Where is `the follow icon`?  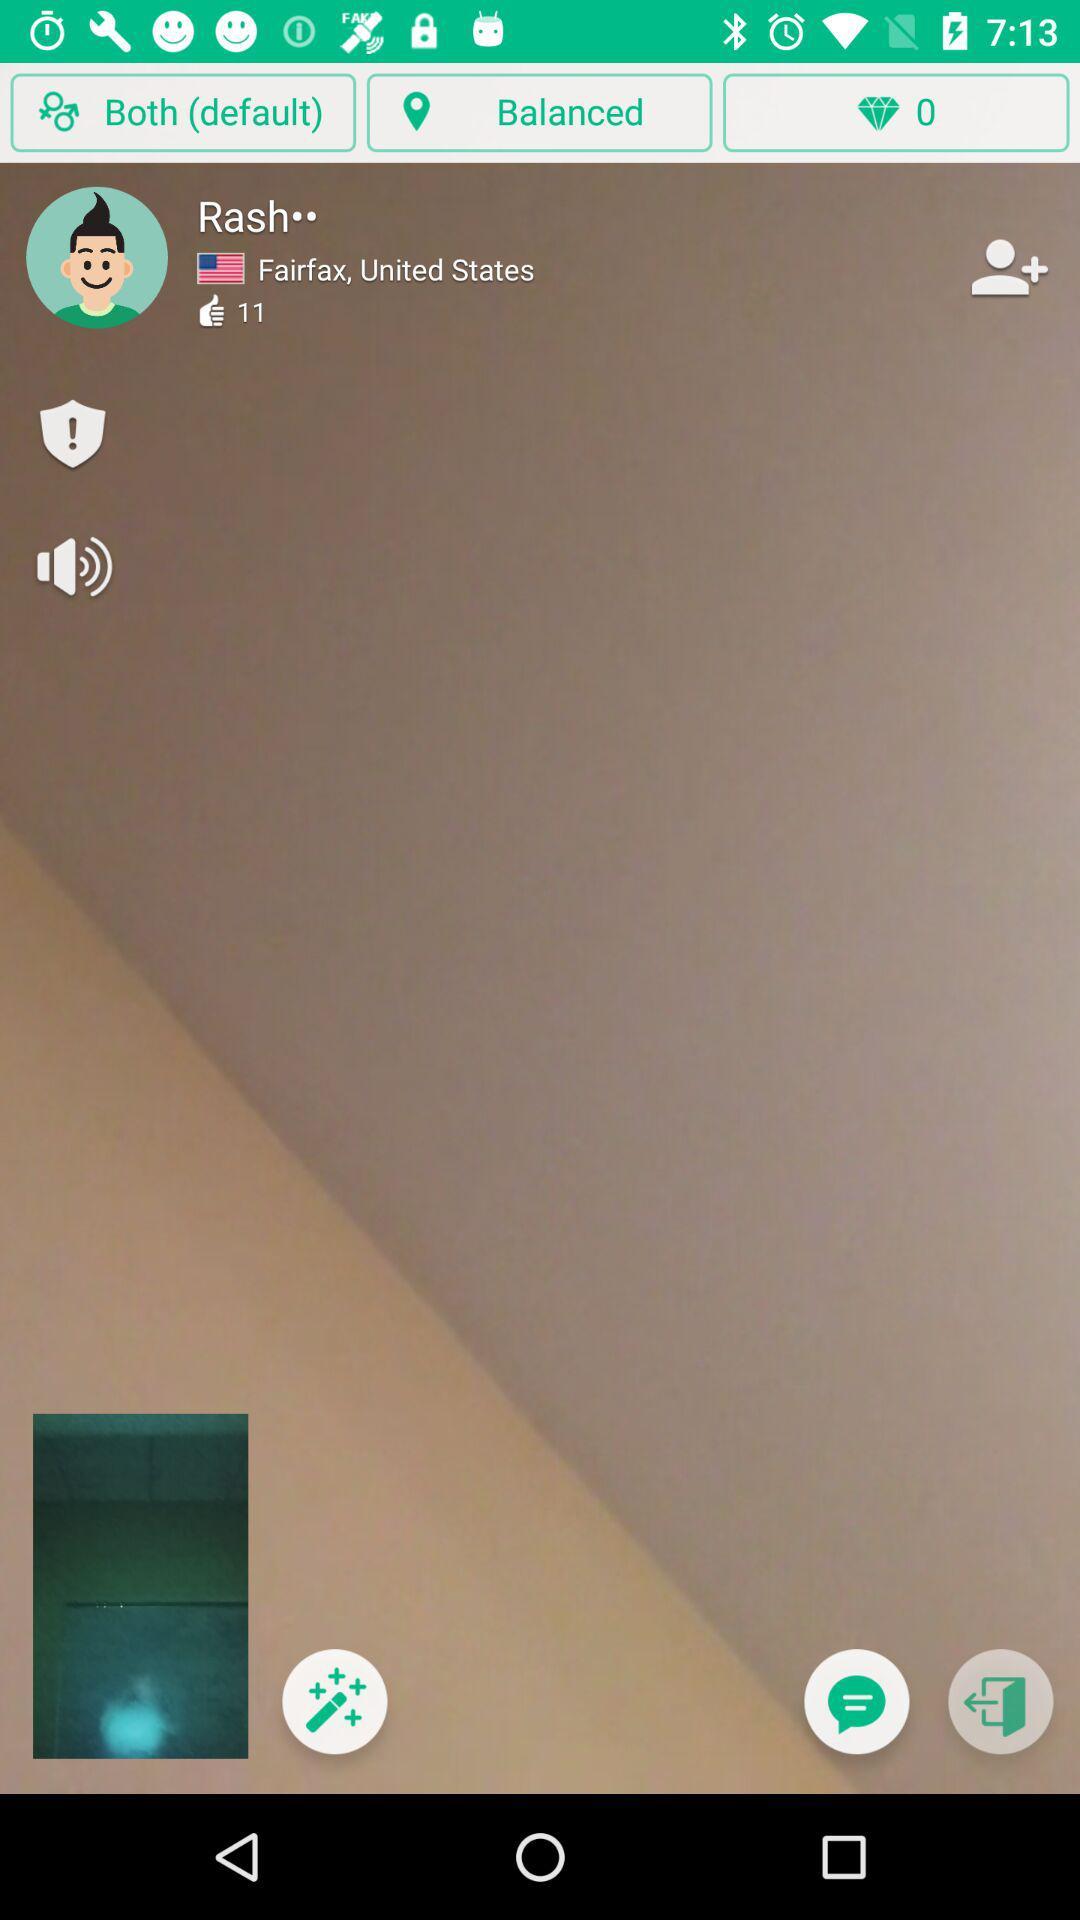
the follow icon is located at coordinates (1007, 266).